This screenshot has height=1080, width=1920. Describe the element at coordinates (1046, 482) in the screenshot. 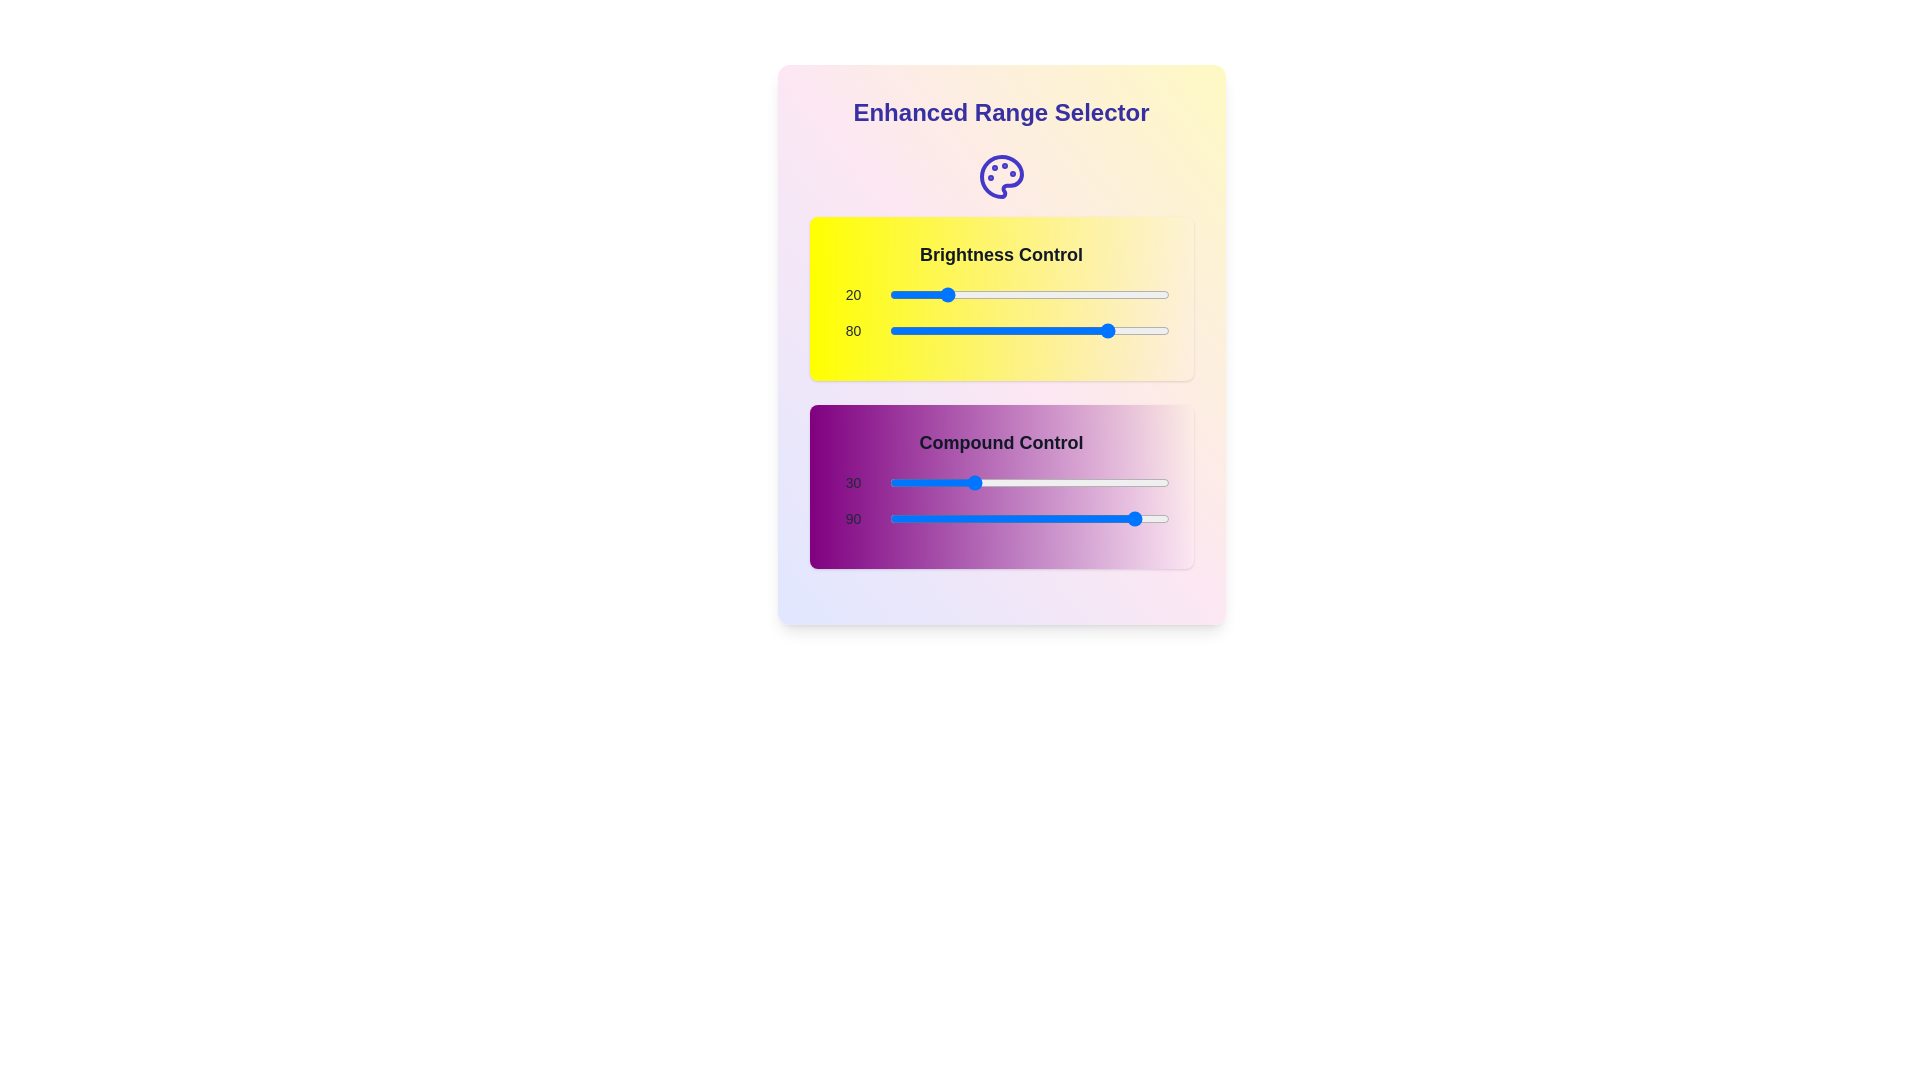

I see `the 'Compound Control' slider to 57 by dragging it to the corresponding position` at that location.